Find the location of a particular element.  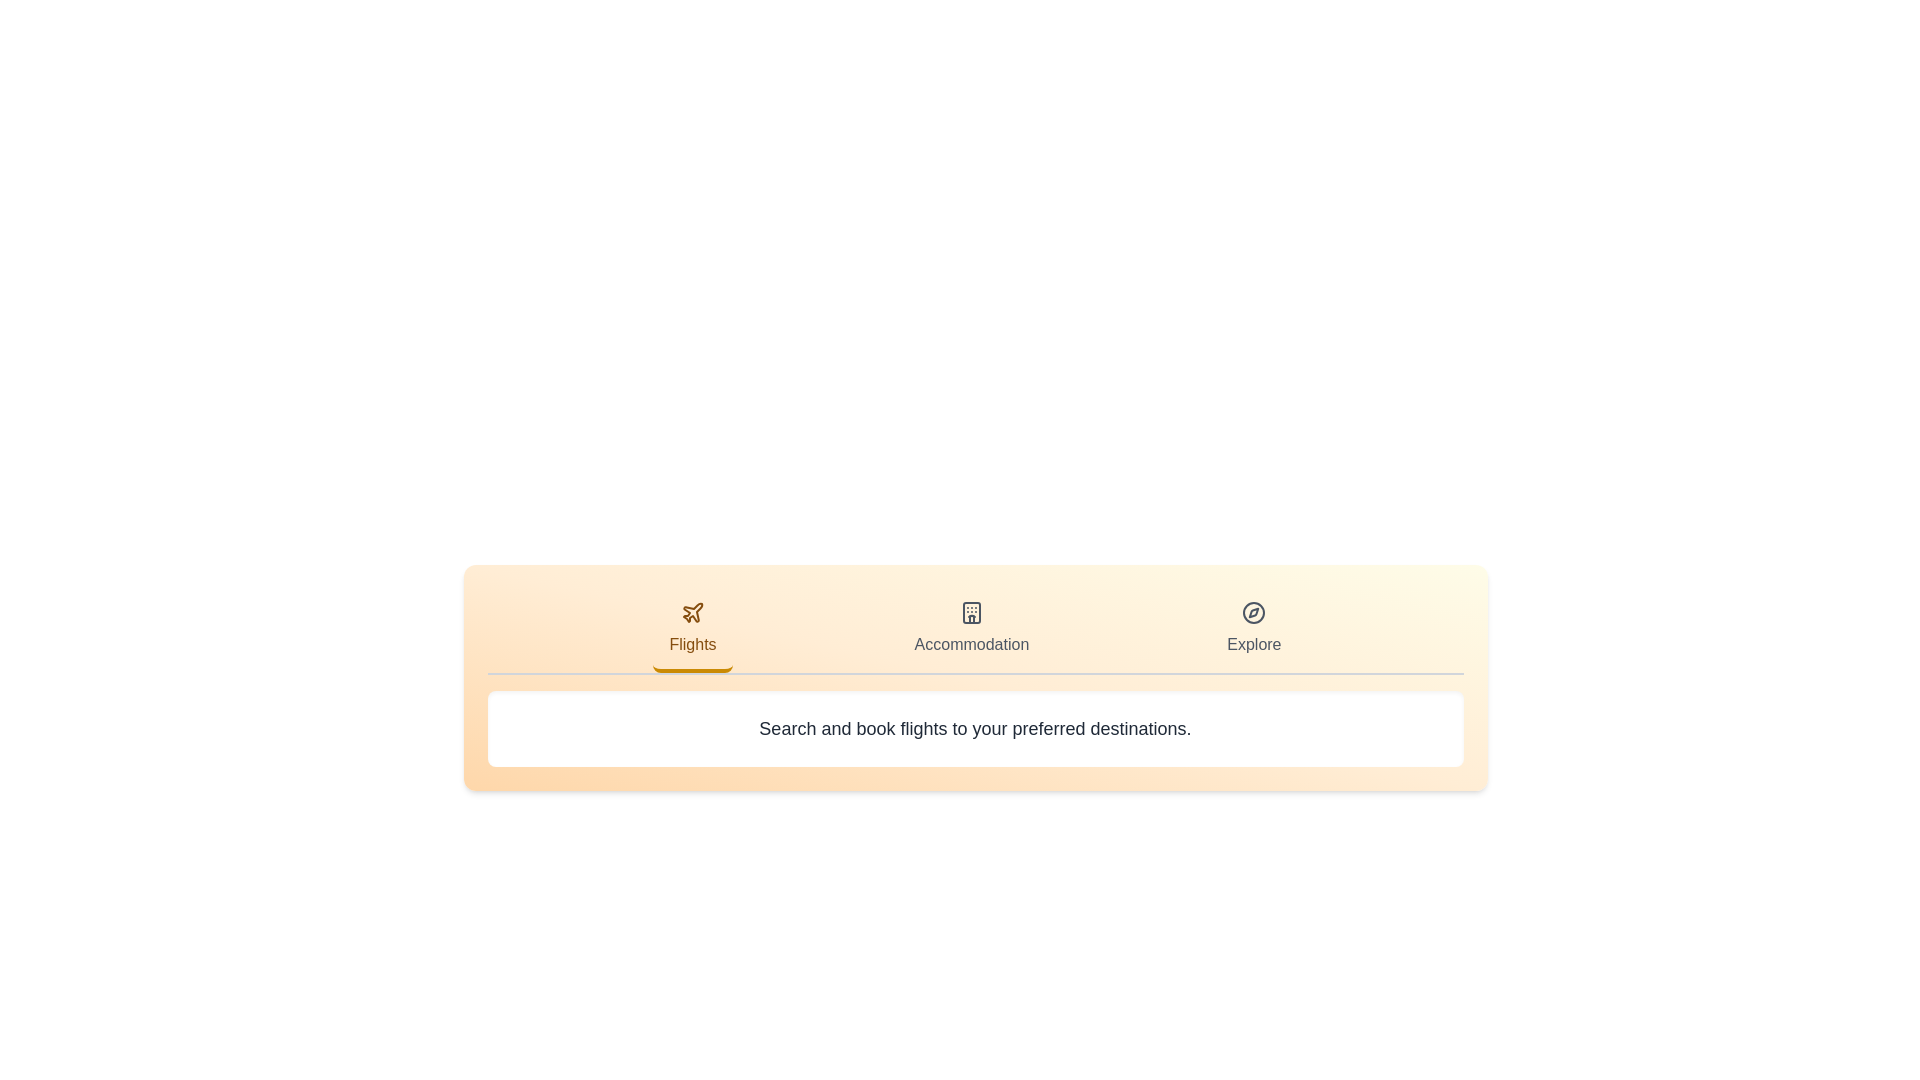

the tab labeled Accommodation is located at coordinates (970, 631).